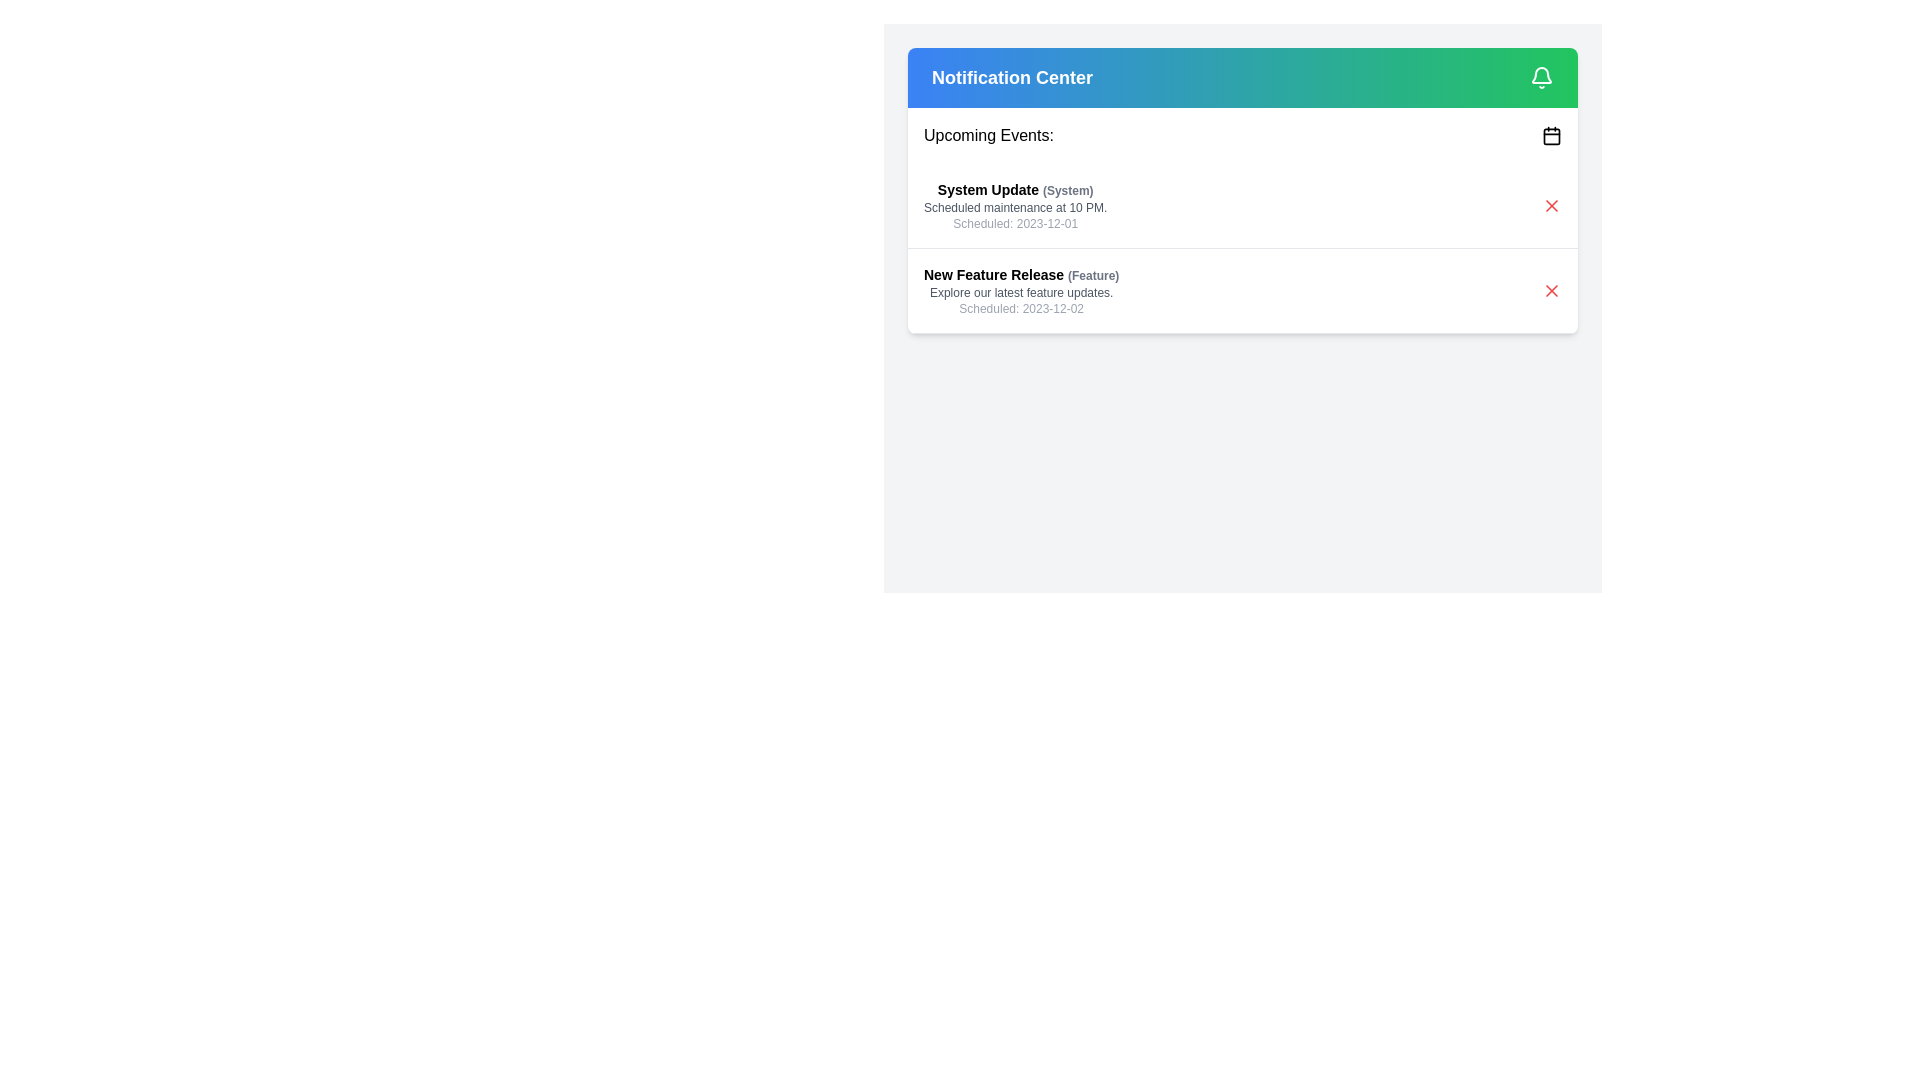 The height and width of the screenshot is (1080, 1920). Describe the element at coordinates (1540, 76) in the screenshot. I see `the bell-shaped notification icon located in the upper-right corner of the Notification Center, which has a distinct circular base and is styled with a simple linear design on a green gradient background` at that location.